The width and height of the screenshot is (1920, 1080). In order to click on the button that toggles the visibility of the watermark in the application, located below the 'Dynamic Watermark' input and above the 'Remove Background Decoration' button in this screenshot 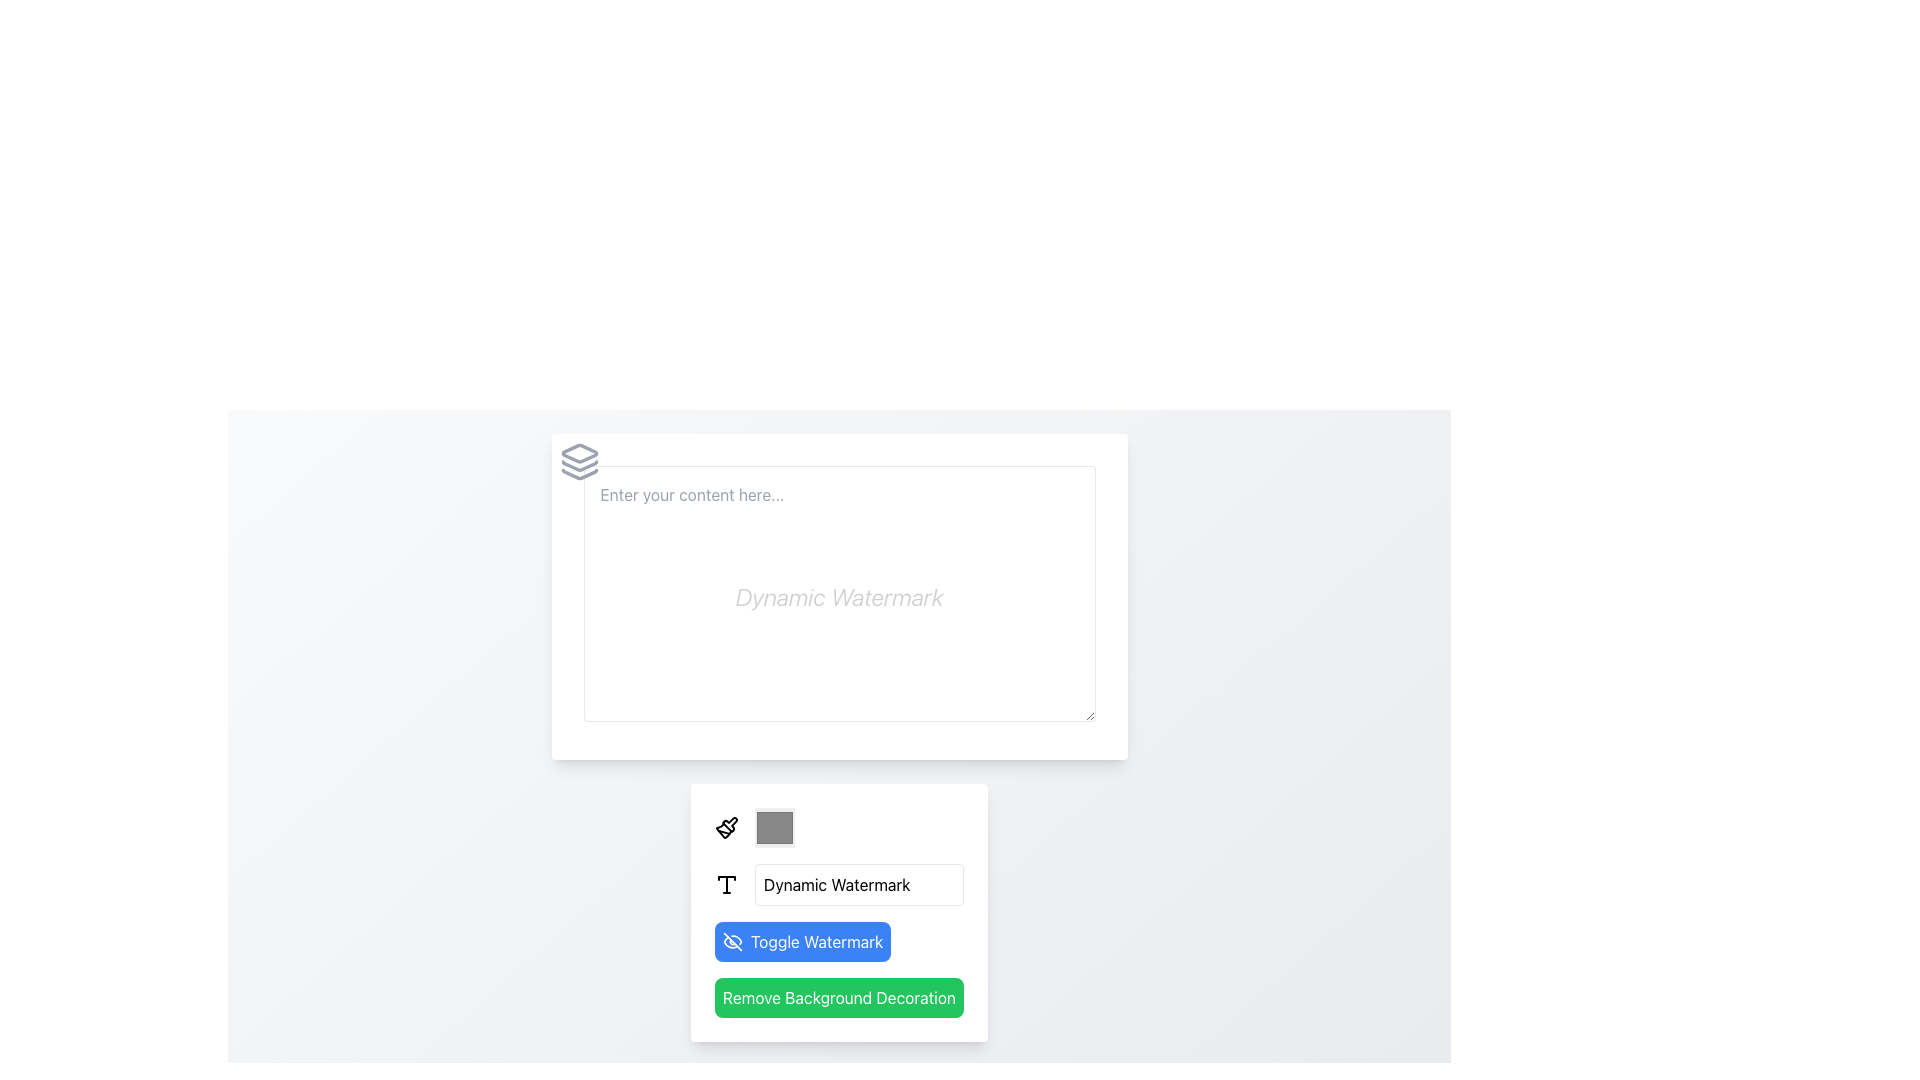, I will do `click(803, 941)`.